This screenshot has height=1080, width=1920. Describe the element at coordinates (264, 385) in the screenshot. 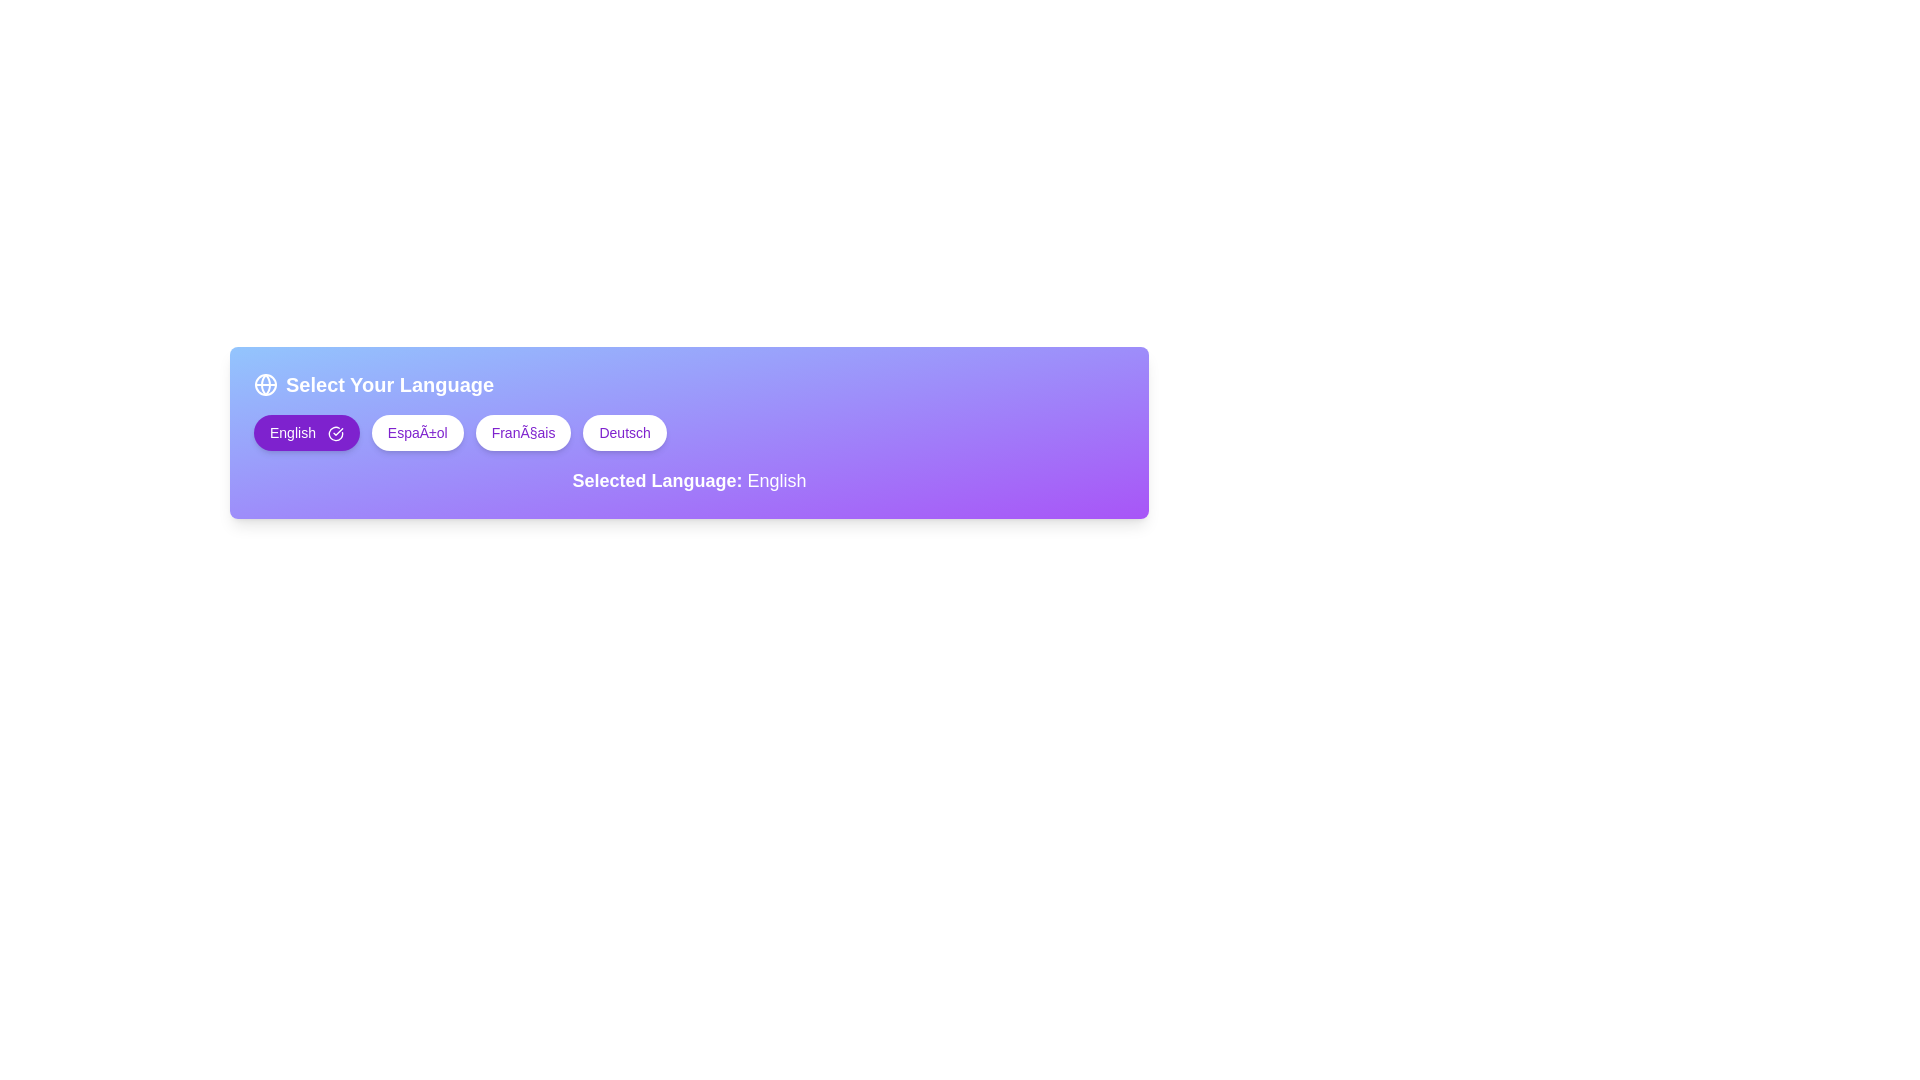

I see `the circular graphical element located within the globe-like icon on the blue-to-purple gradient interface header, near the 'Select Your Language' text` at that location.